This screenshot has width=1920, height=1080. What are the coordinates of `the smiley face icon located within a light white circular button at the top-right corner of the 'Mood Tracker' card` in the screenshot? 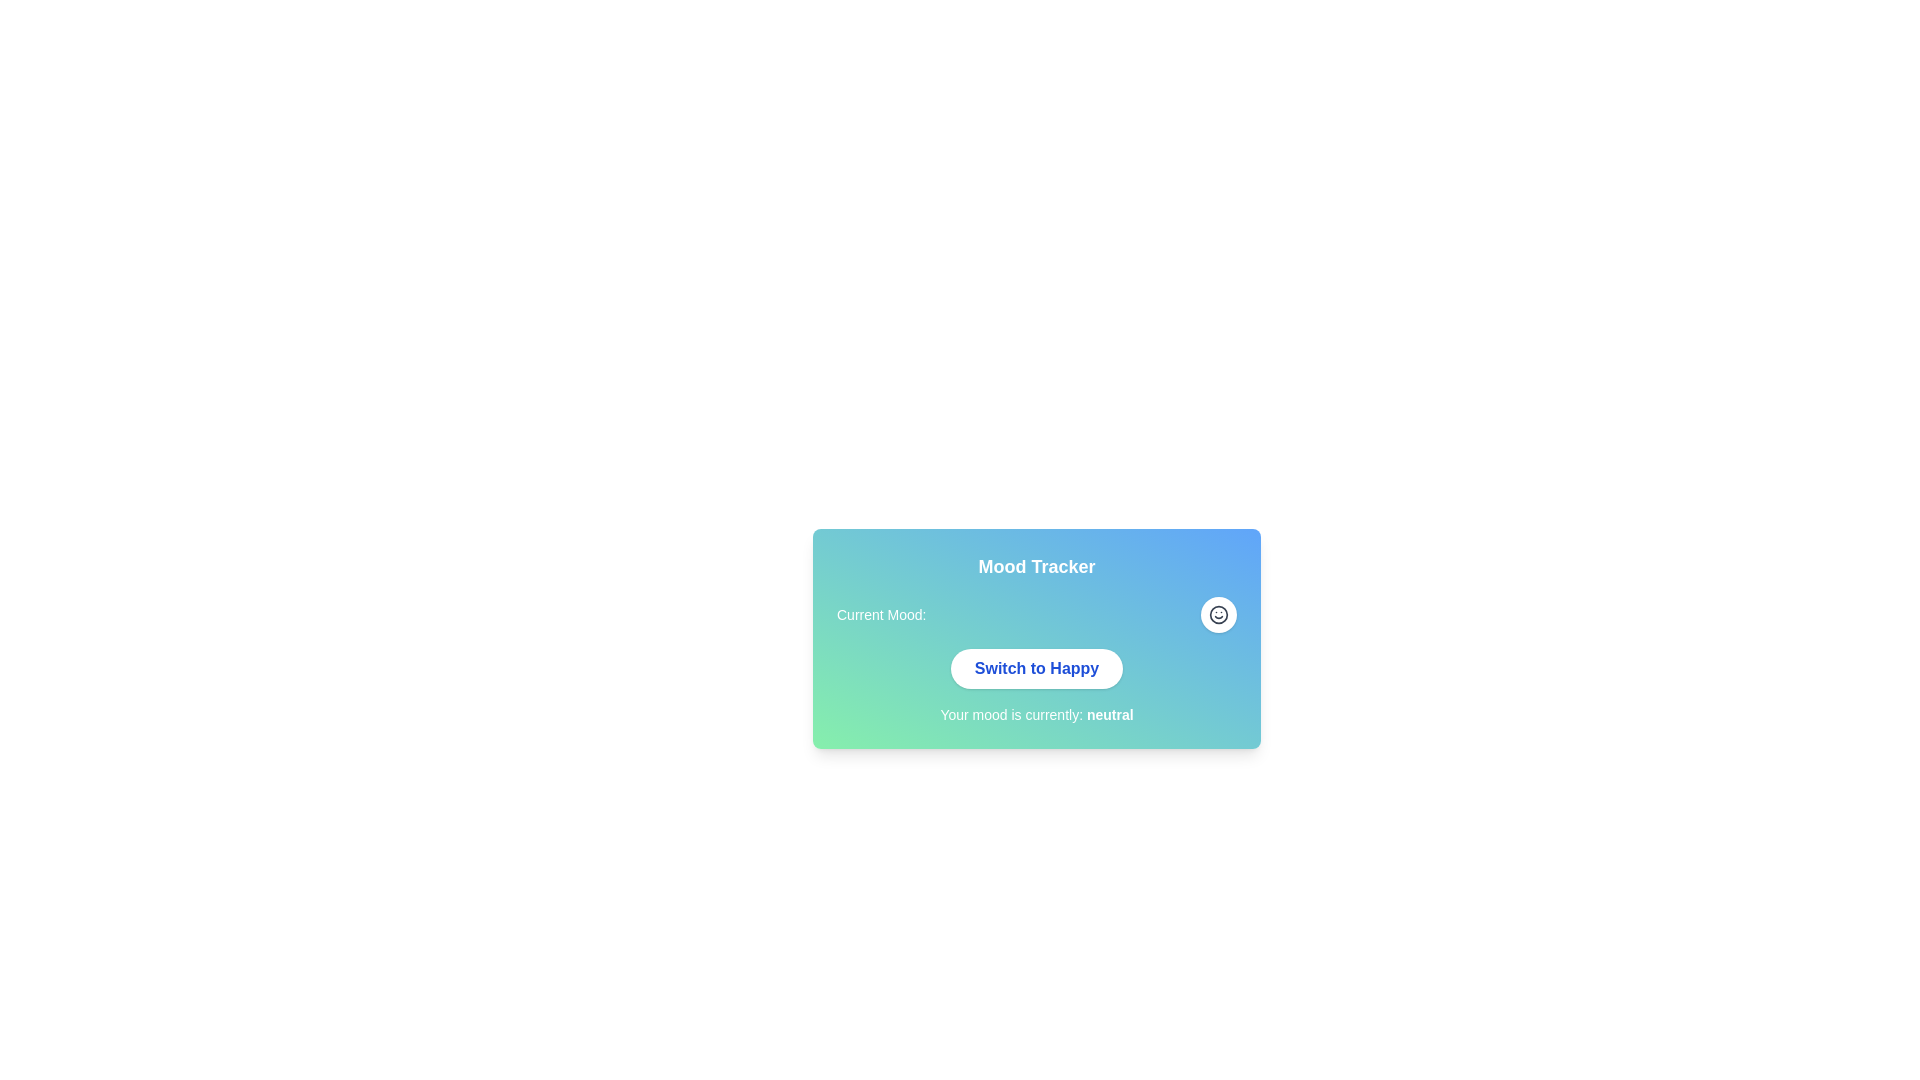 It's located at (1218, 613).